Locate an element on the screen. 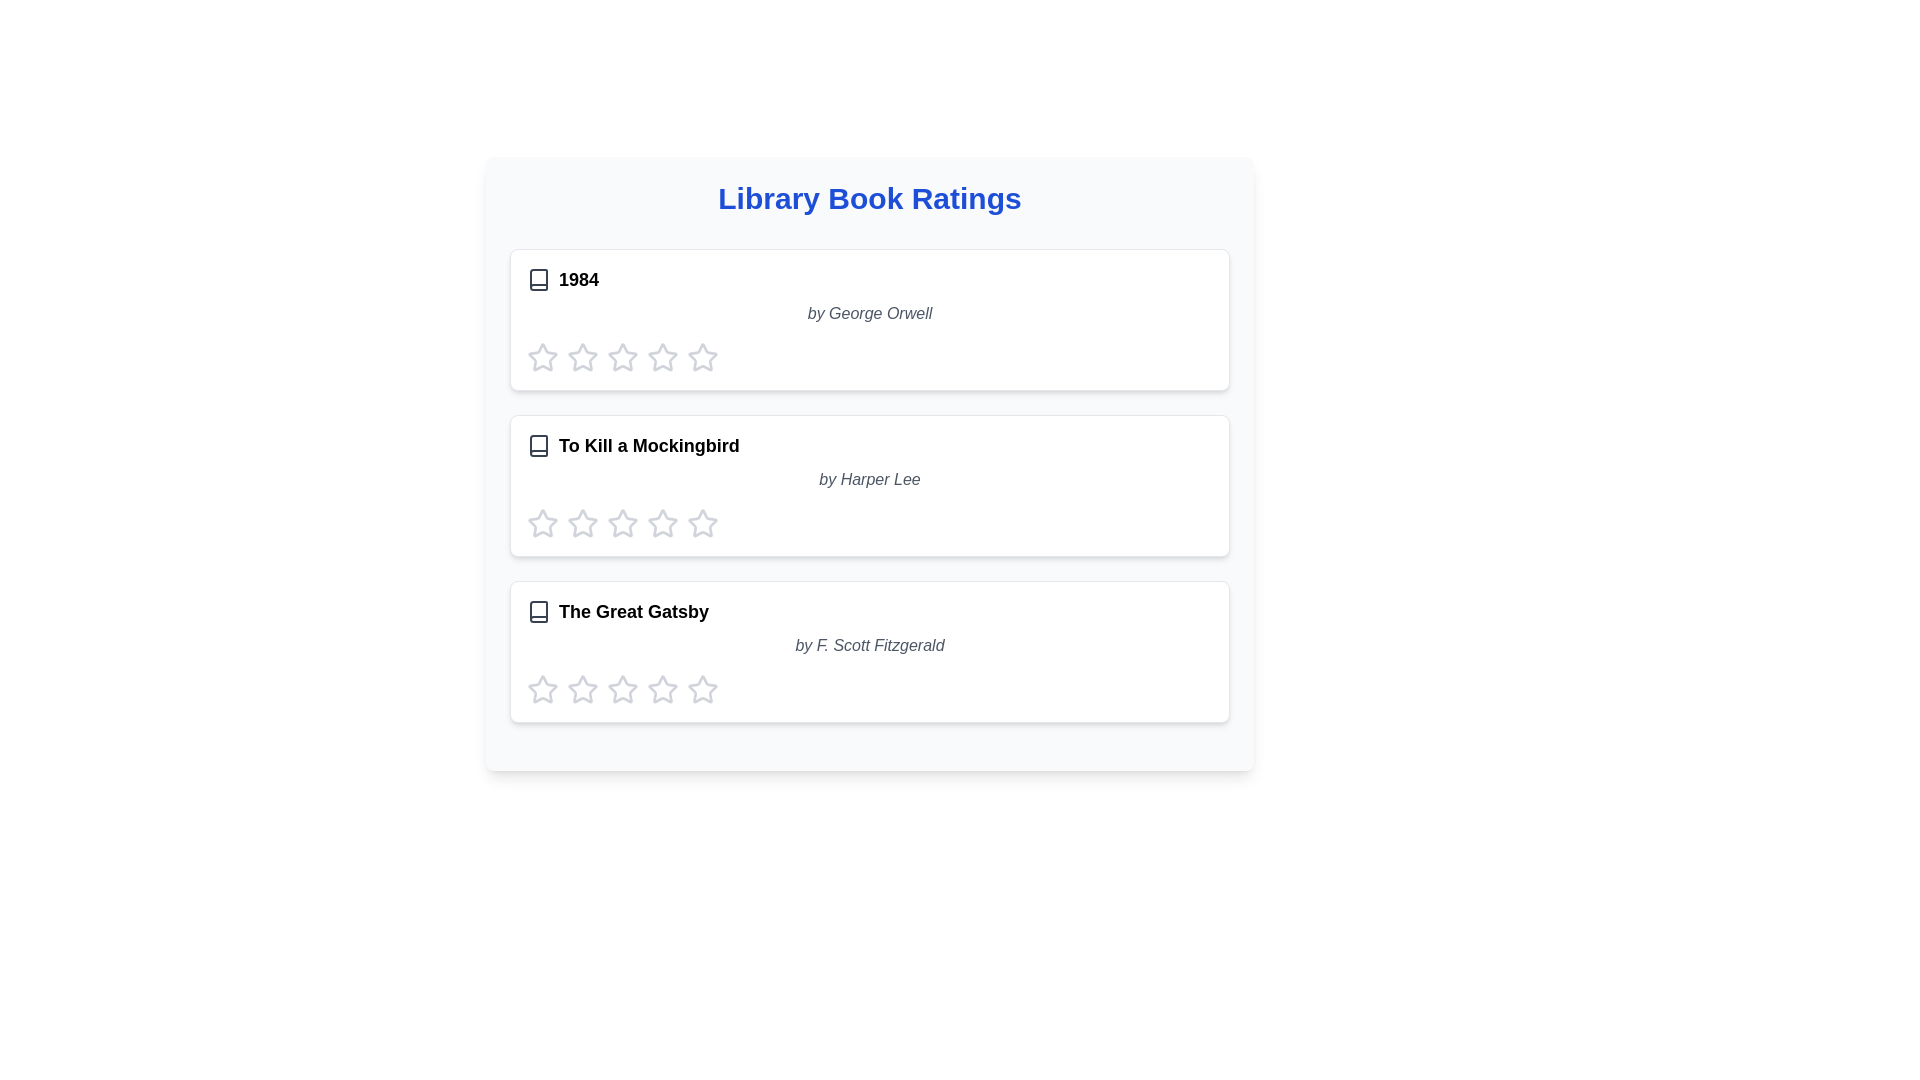 The image size is (1920, 1080). the third star icon in the rating row for 'To Kill a Mockingbird' by Harper Lee is located at coordinates (702, 522).